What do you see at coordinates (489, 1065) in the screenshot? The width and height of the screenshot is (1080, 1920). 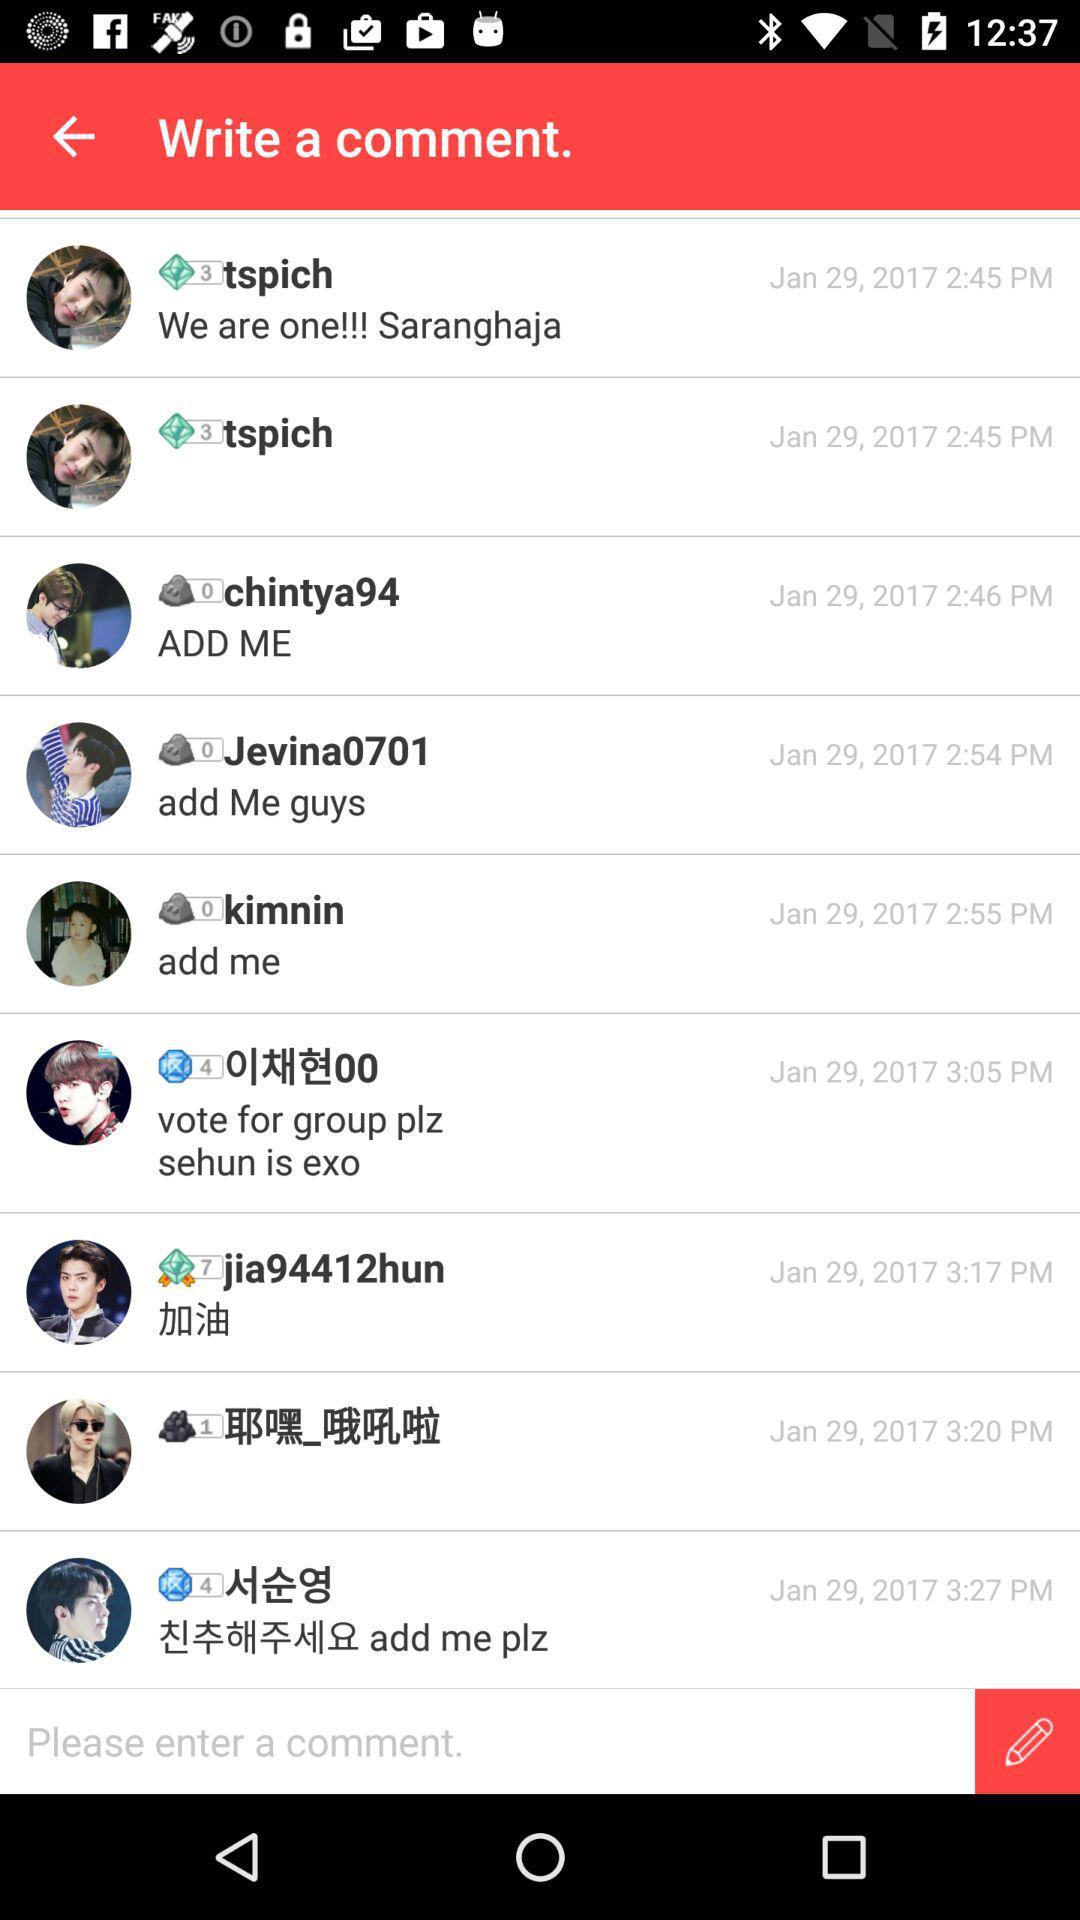 I see `the item below add me` at bounding box center [489, 1065].